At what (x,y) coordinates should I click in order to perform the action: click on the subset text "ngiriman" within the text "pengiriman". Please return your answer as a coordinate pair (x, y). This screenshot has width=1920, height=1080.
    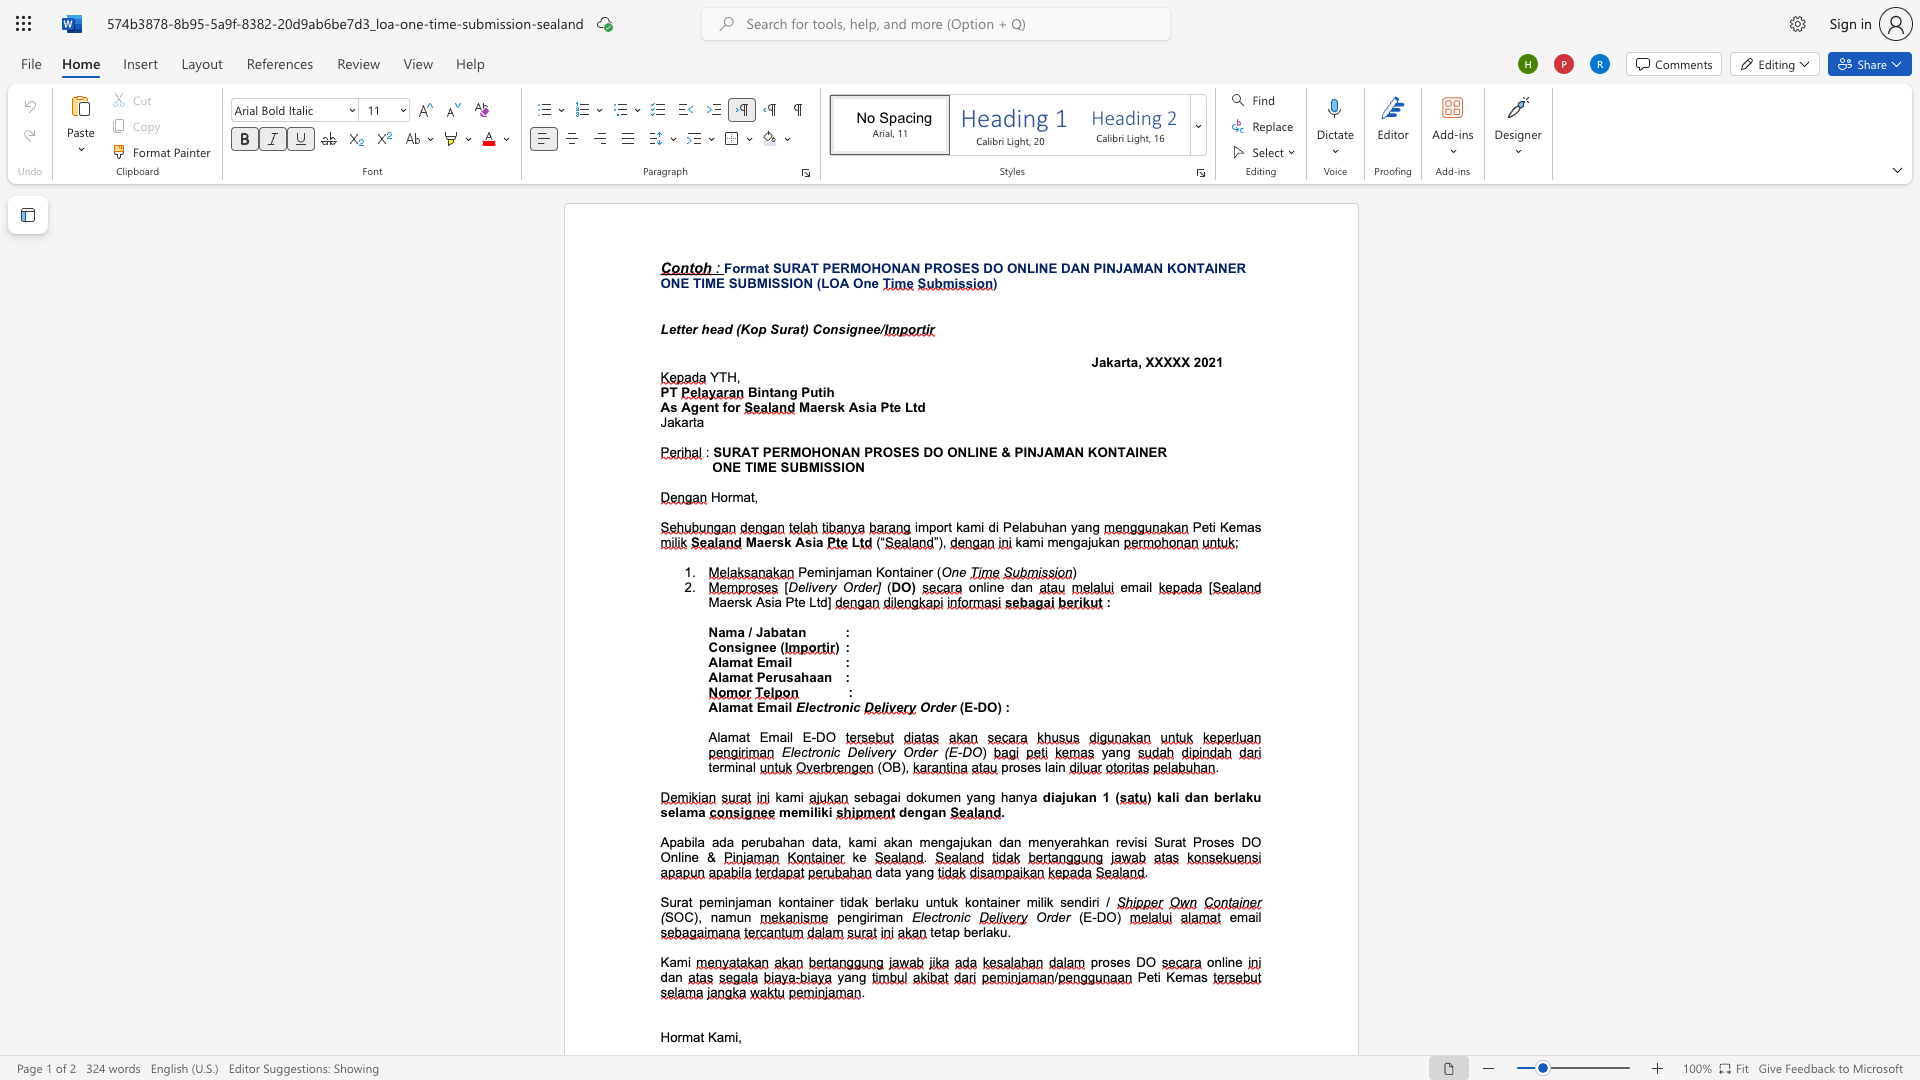
    Looking at the image, I should click on (851, 917).